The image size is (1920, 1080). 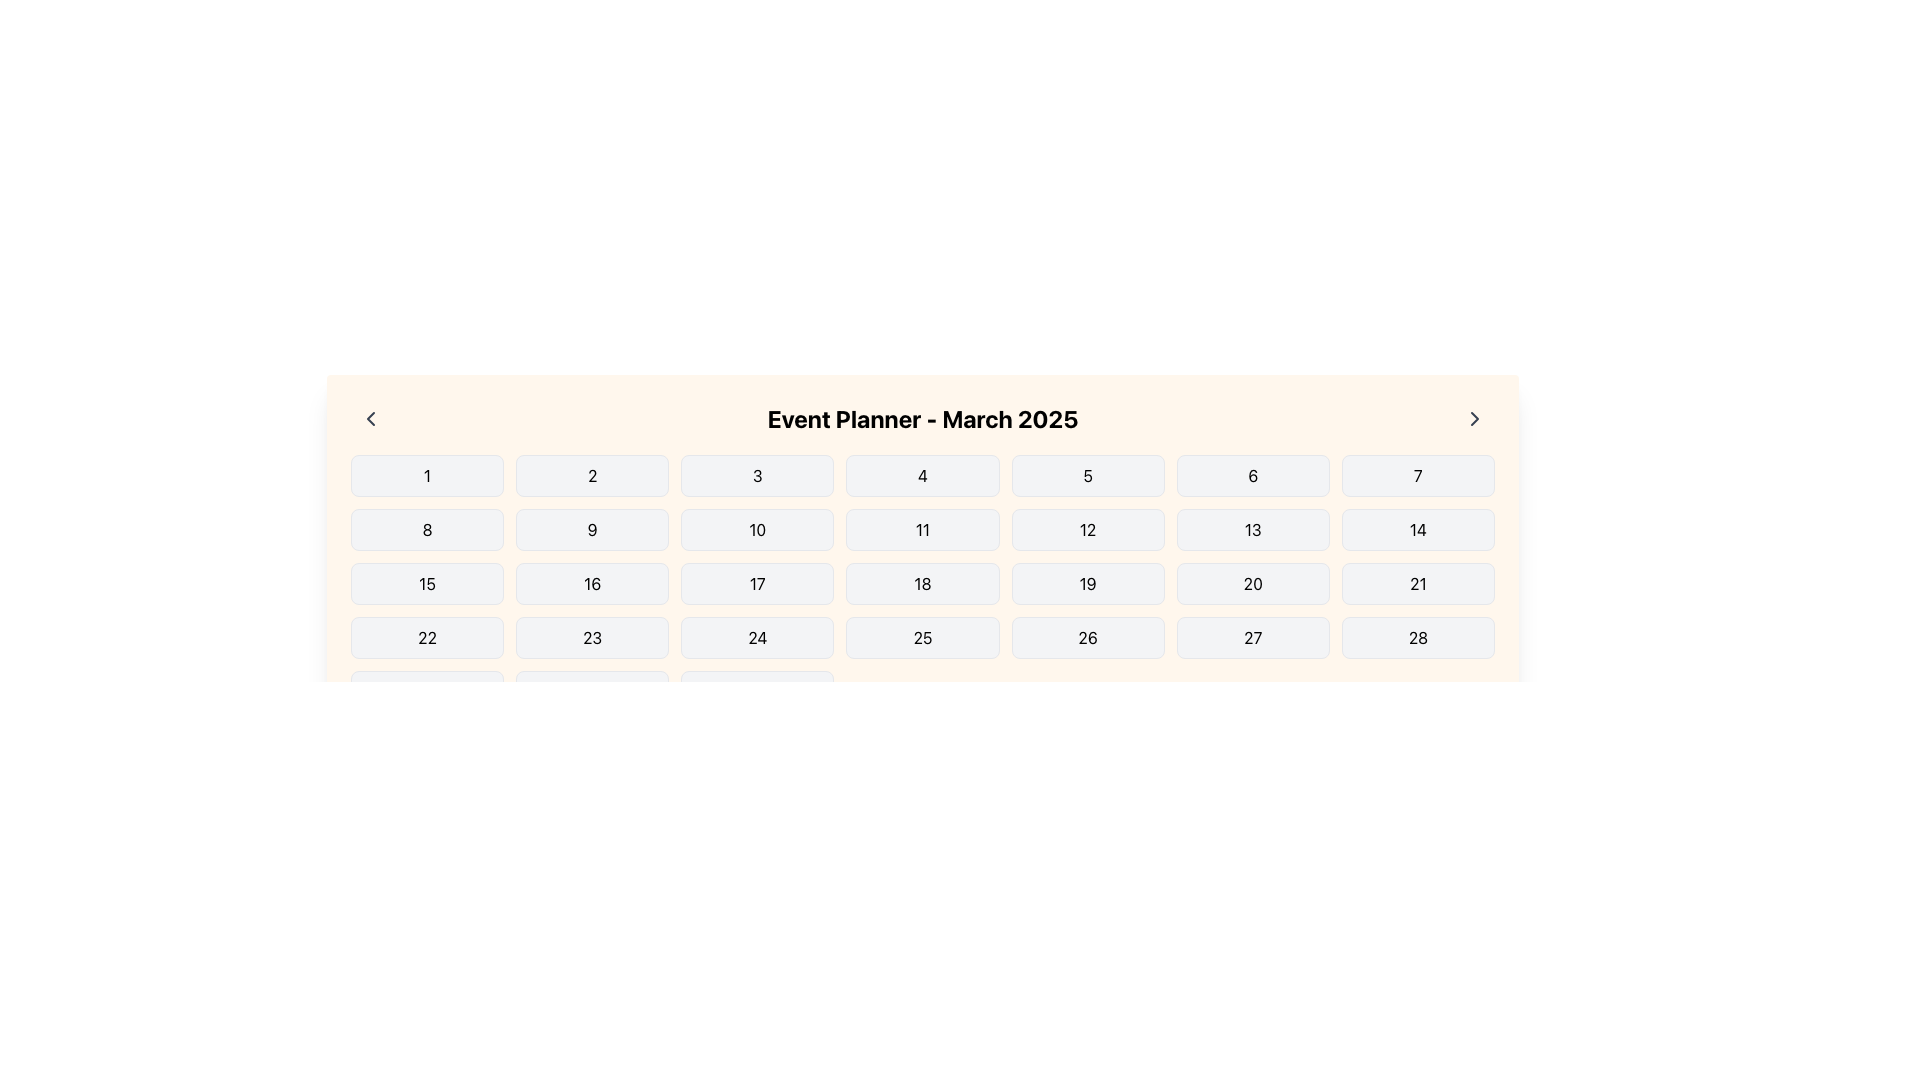 I want to click on the numeric text representing the first date in the calendar view, so click(x=426, y=475).